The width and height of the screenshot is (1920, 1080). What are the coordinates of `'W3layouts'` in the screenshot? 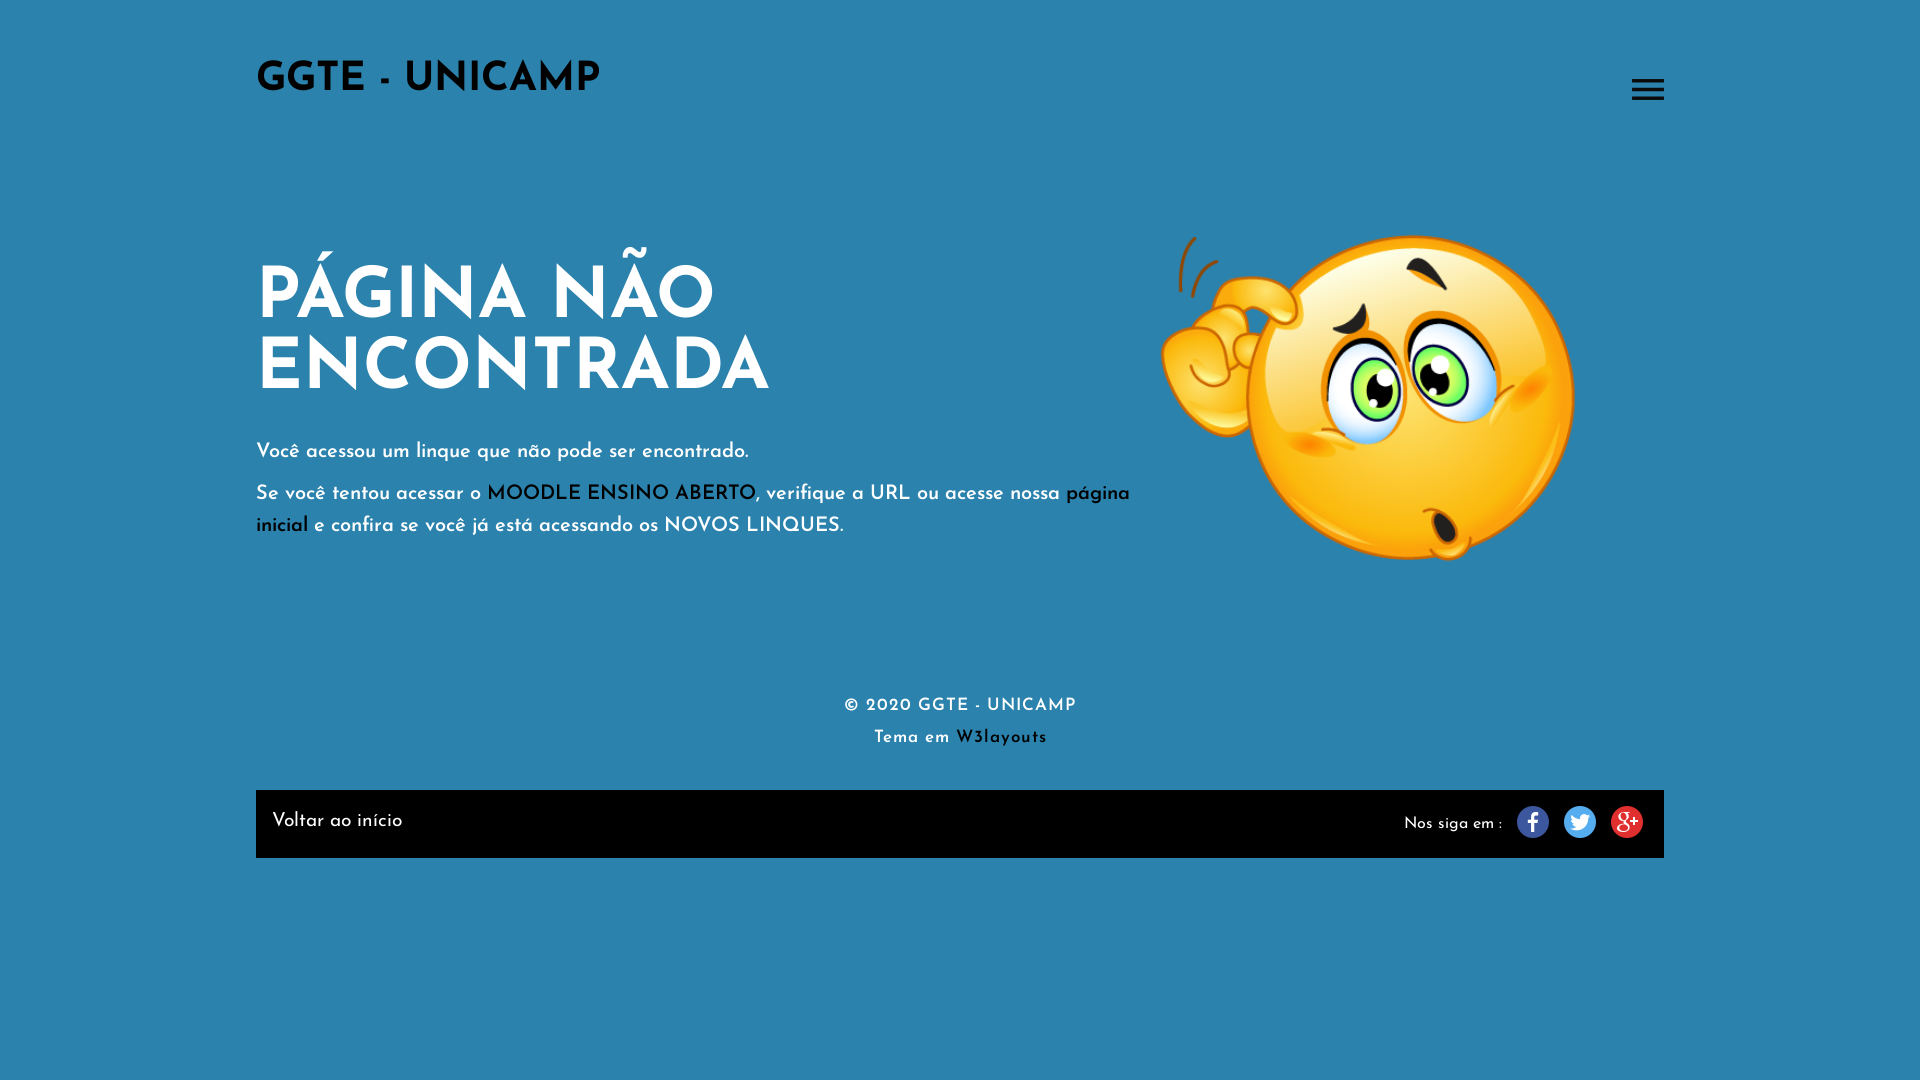 It's located at (1001, 737).